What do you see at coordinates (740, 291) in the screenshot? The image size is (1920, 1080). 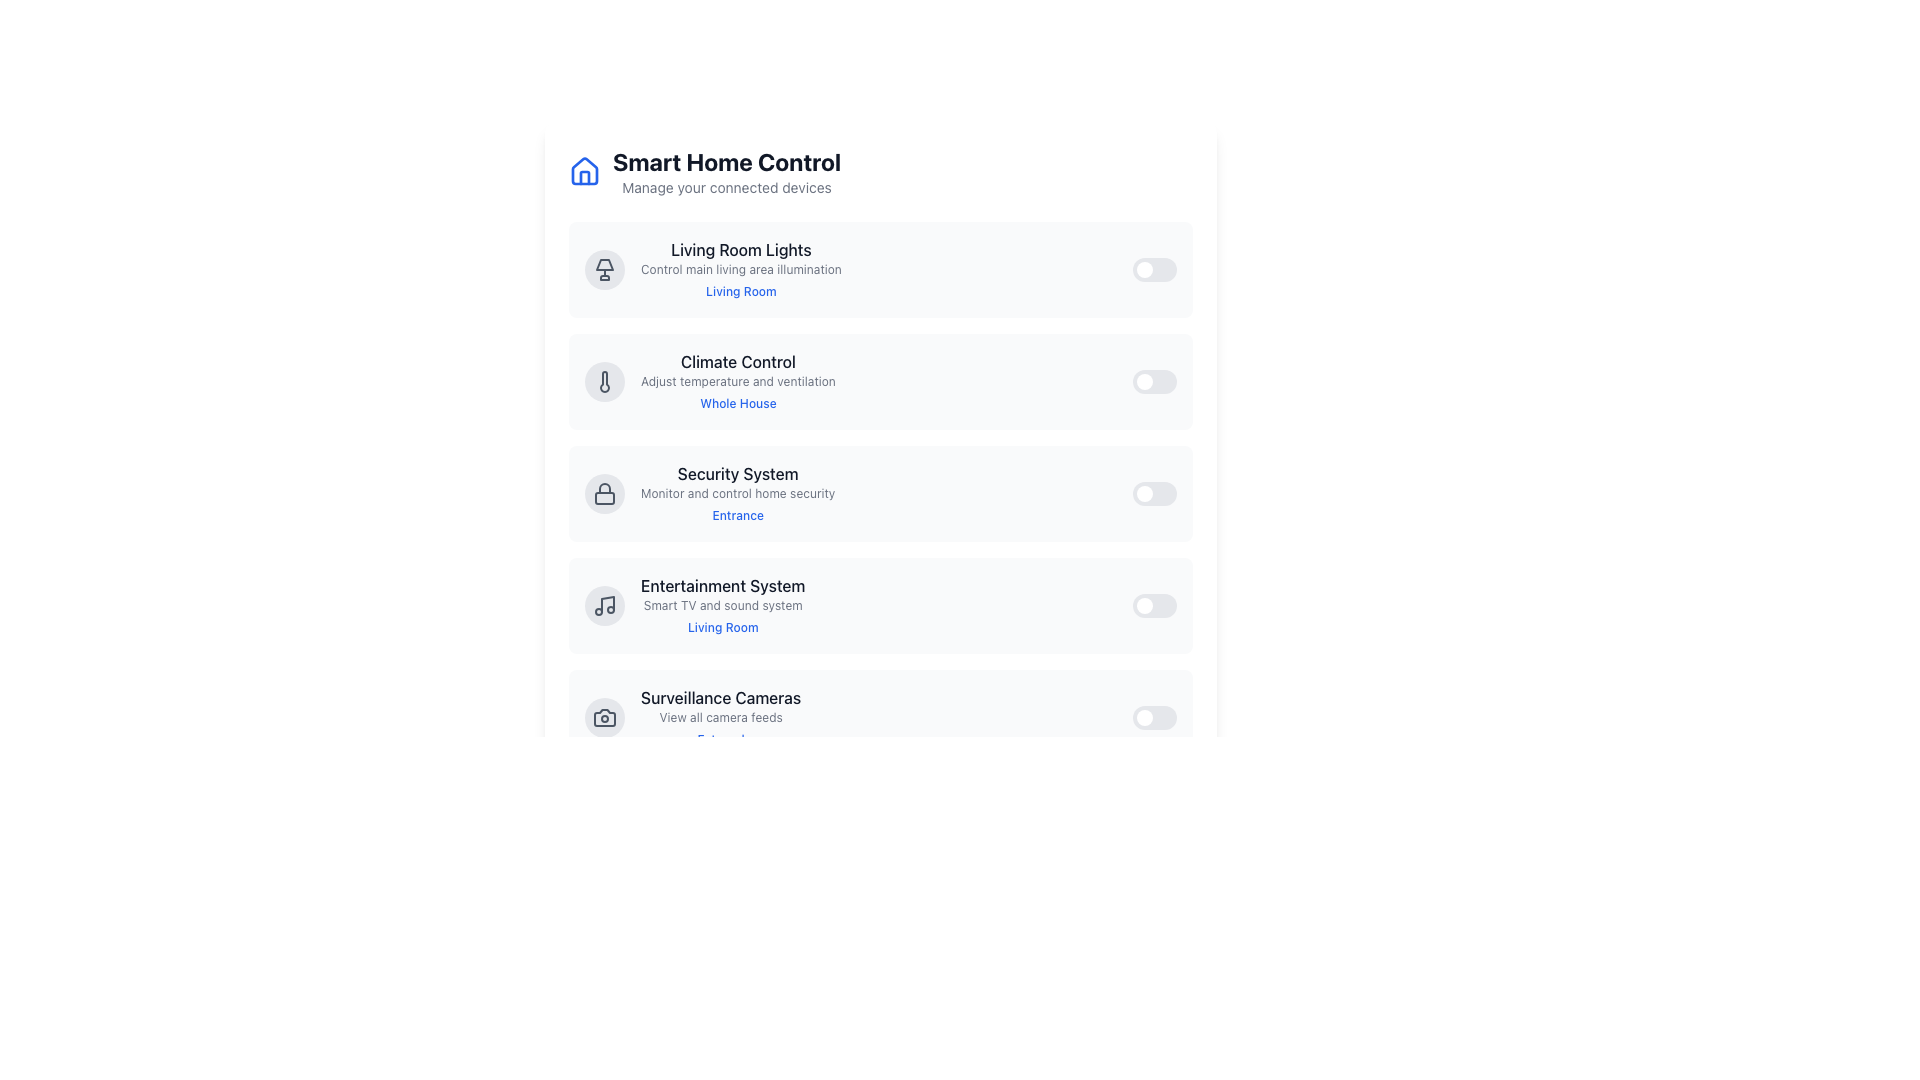 I see `the hyperlink styled text 'Living Room' using keyboard navigation` at bounding box center [740, 291].